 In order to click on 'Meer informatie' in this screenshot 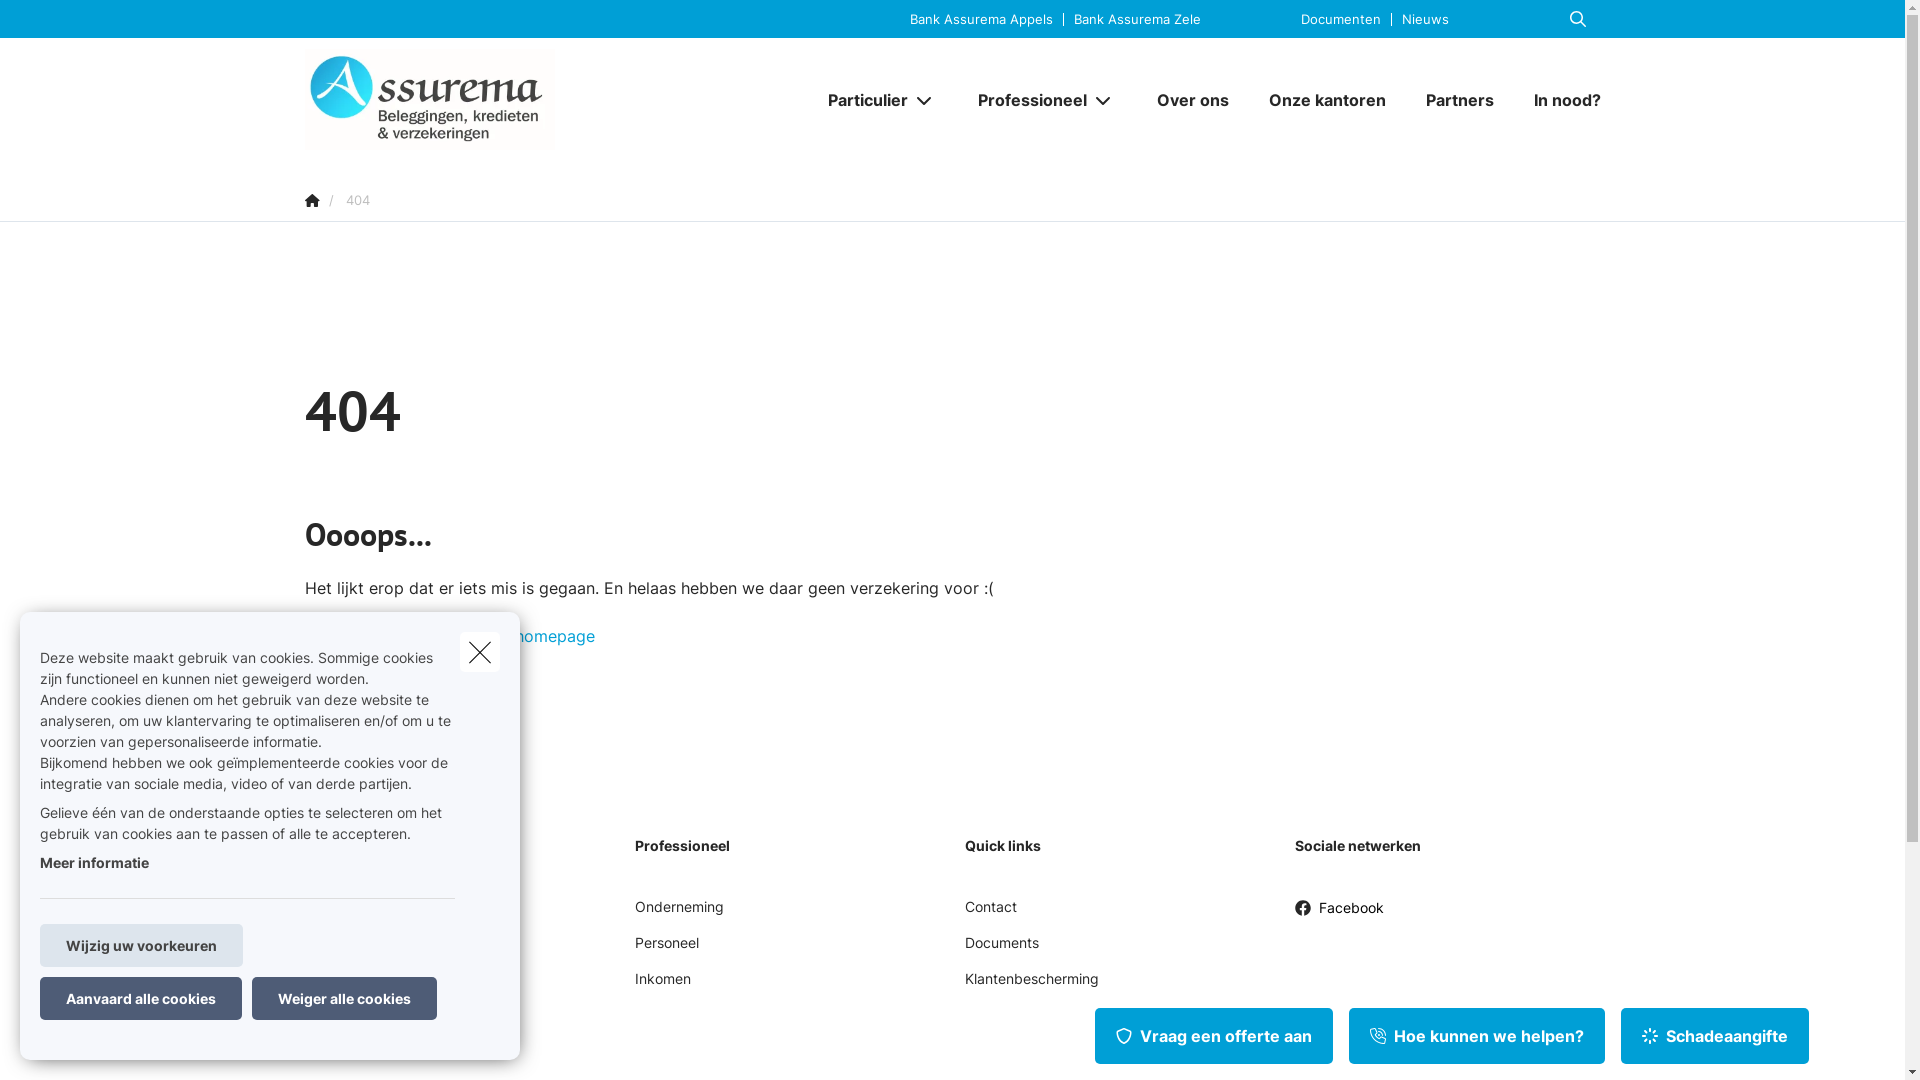, I will do `click(93, 861)`.